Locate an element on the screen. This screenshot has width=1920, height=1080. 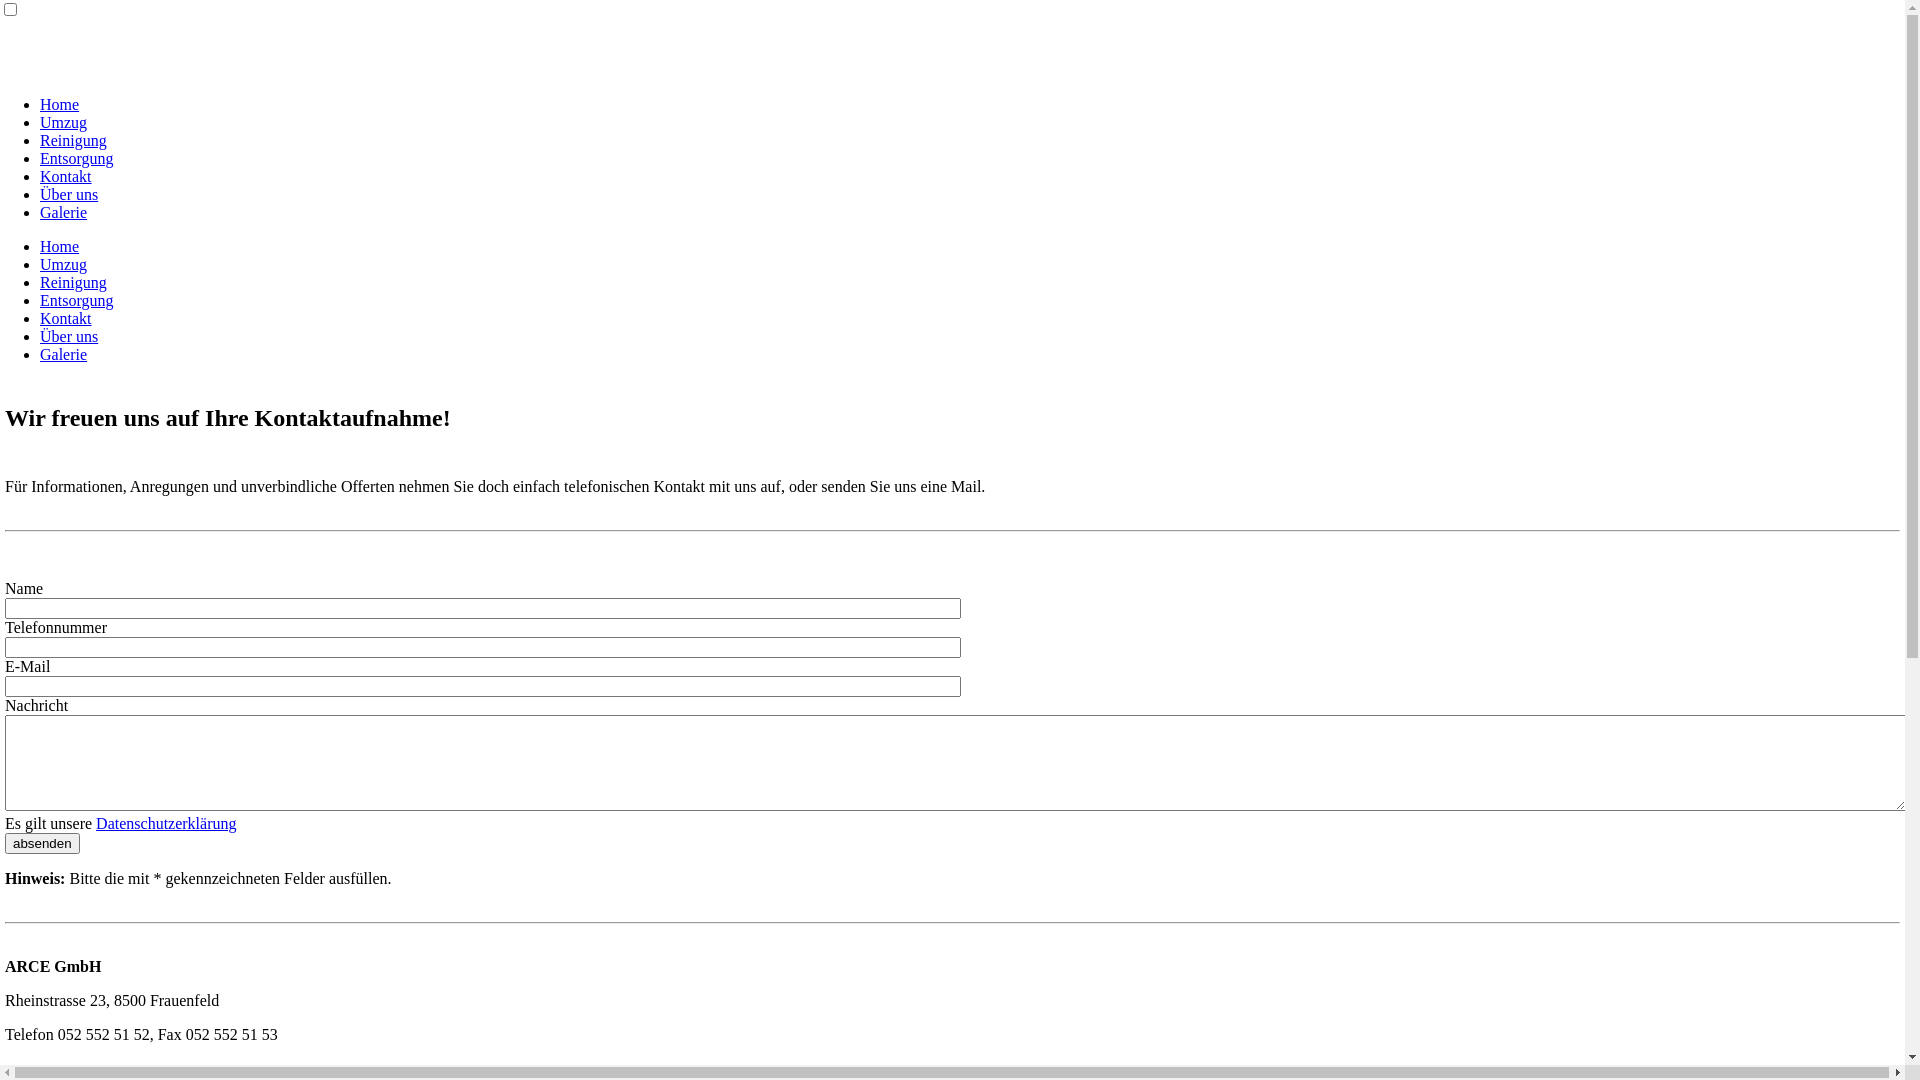
'Umzug' is located at coordinates (63, 263).